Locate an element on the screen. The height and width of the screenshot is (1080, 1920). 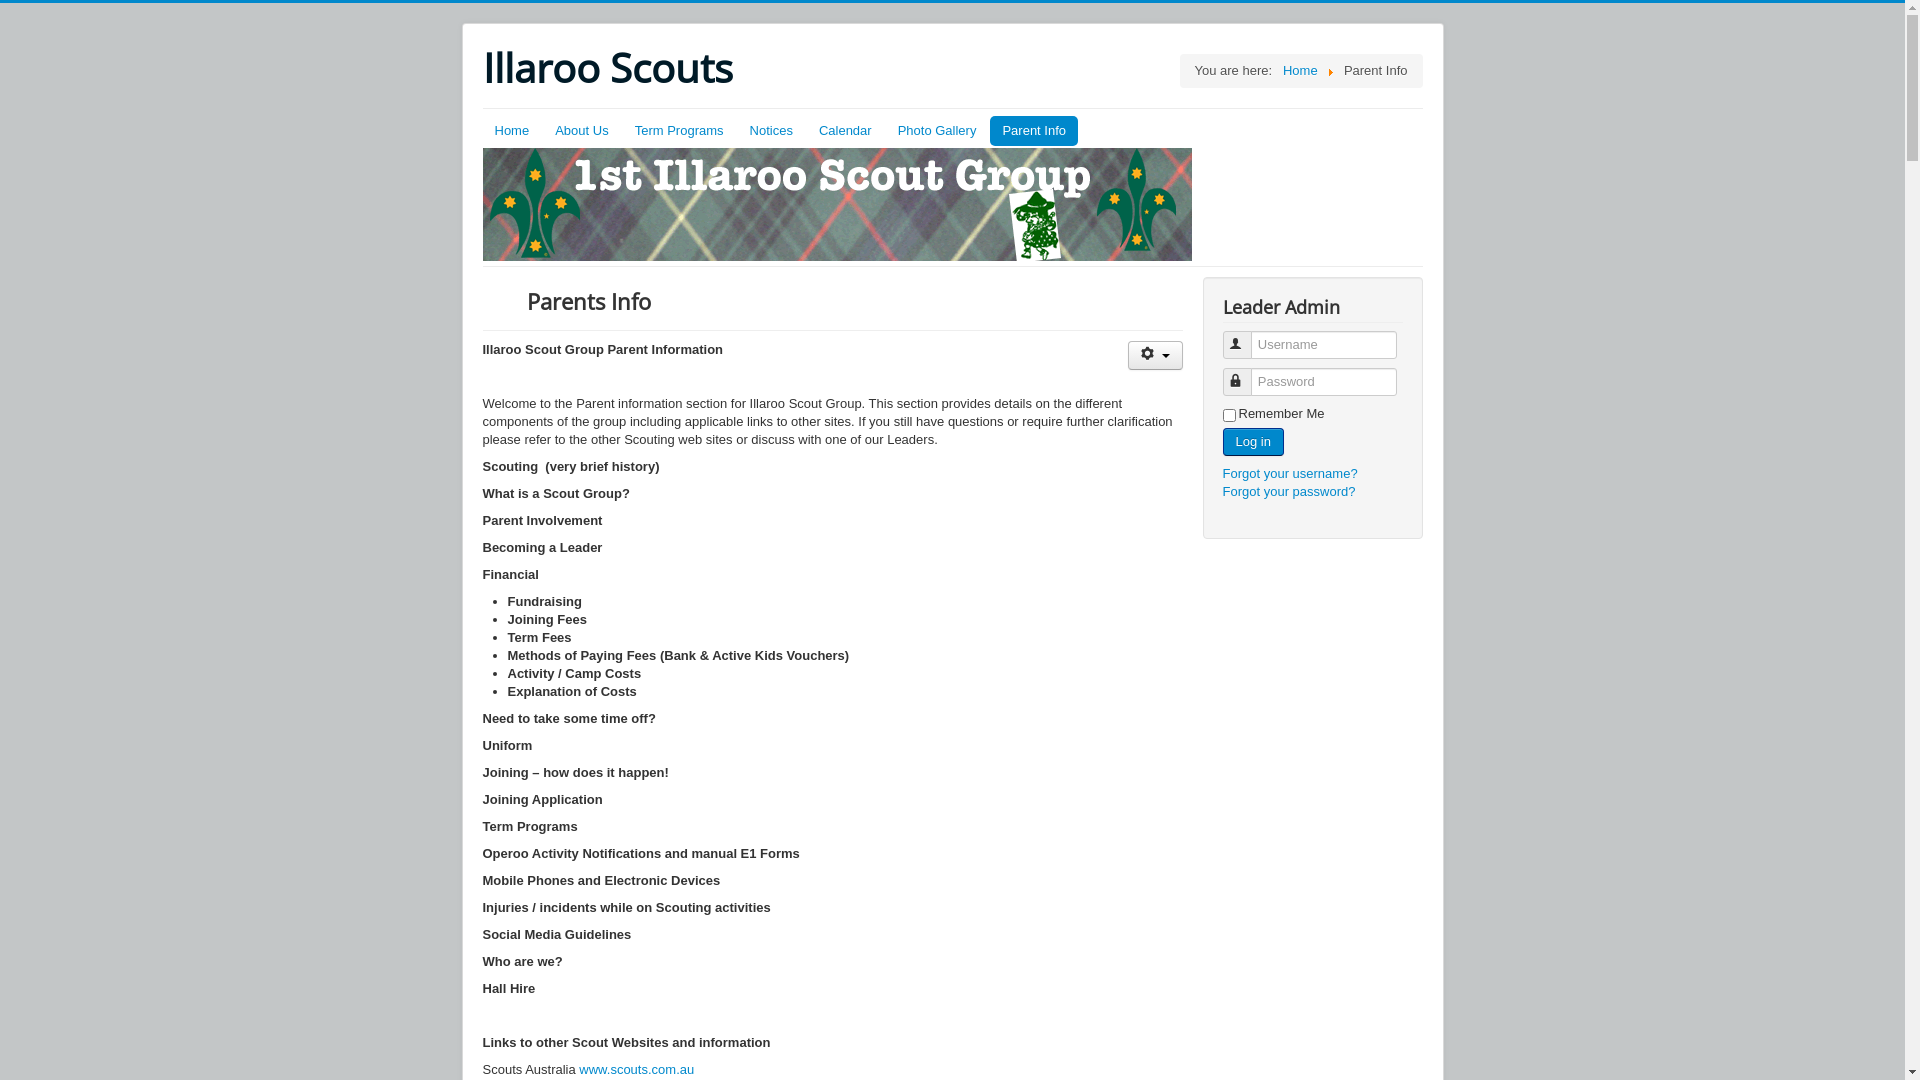
'Home' is located at coordinates (1300, 69).